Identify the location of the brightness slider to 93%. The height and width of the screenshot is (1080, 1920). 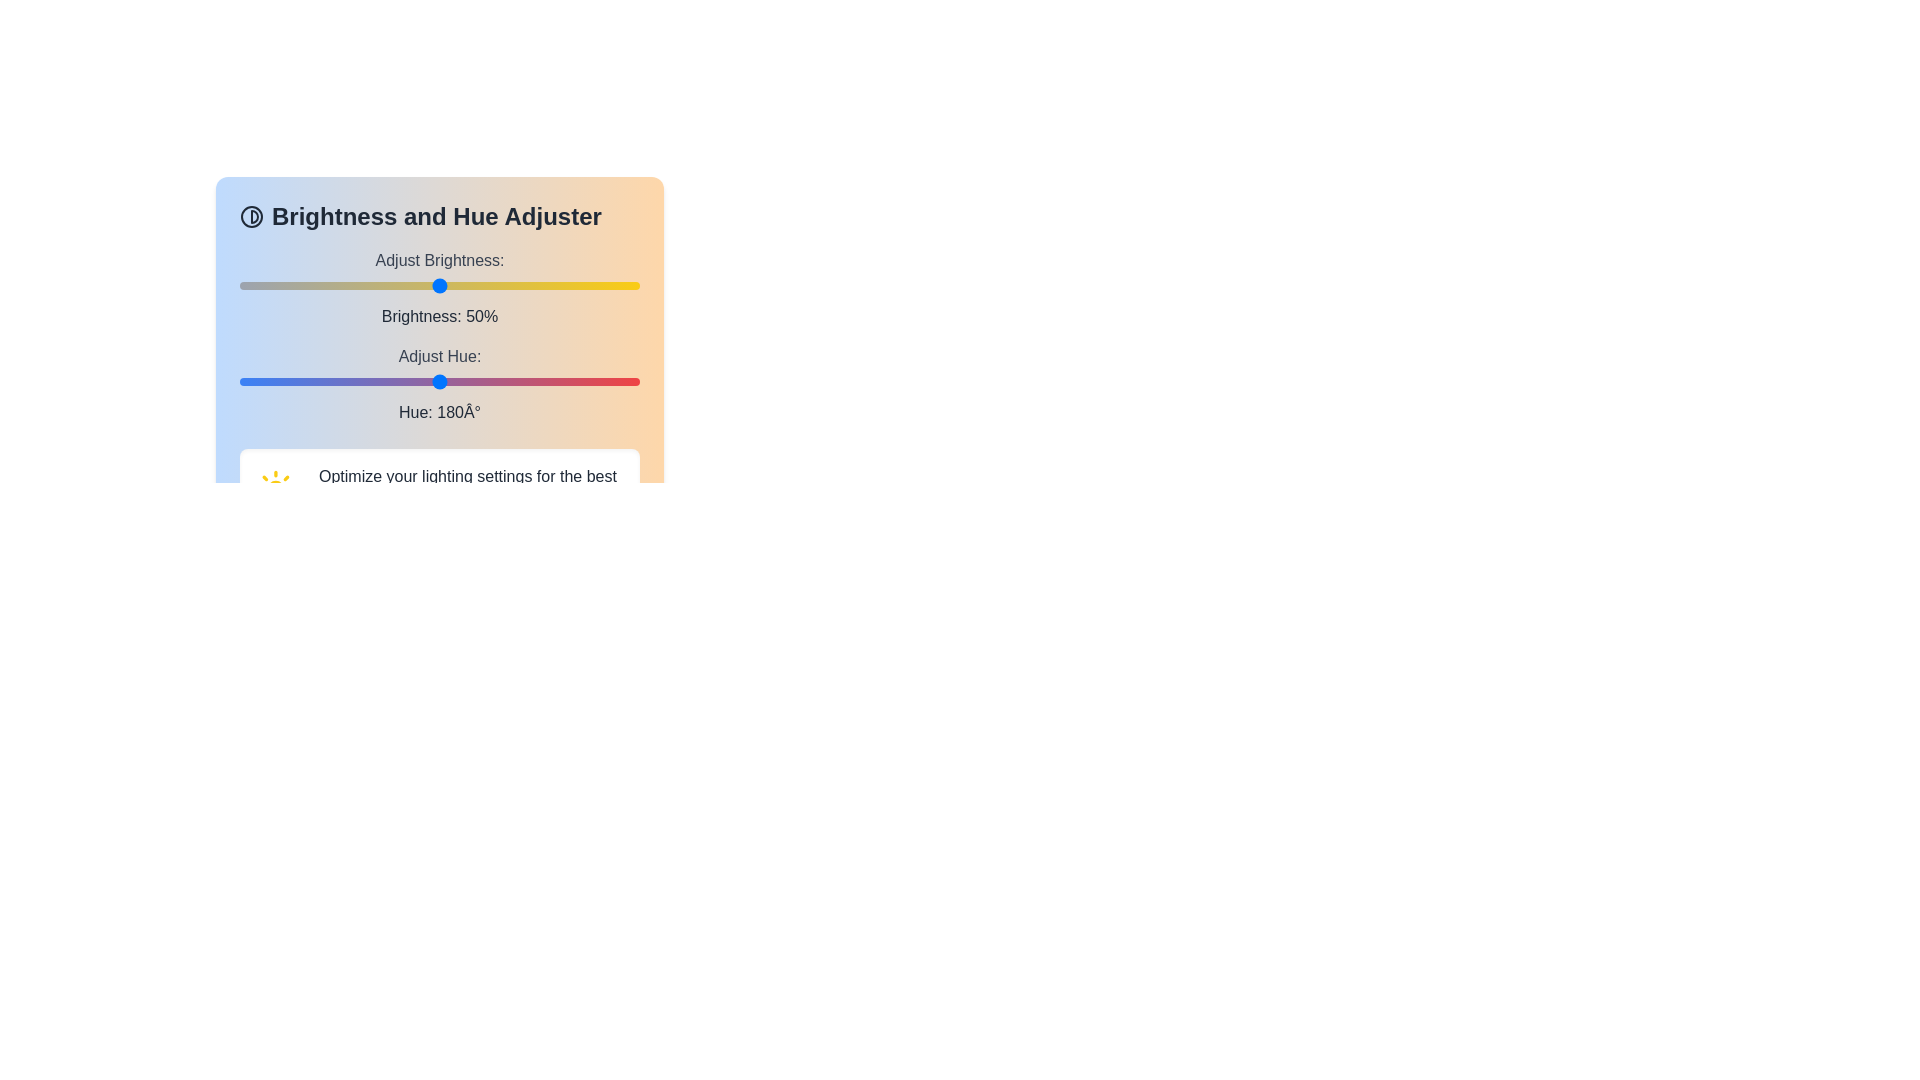
(610, 285).